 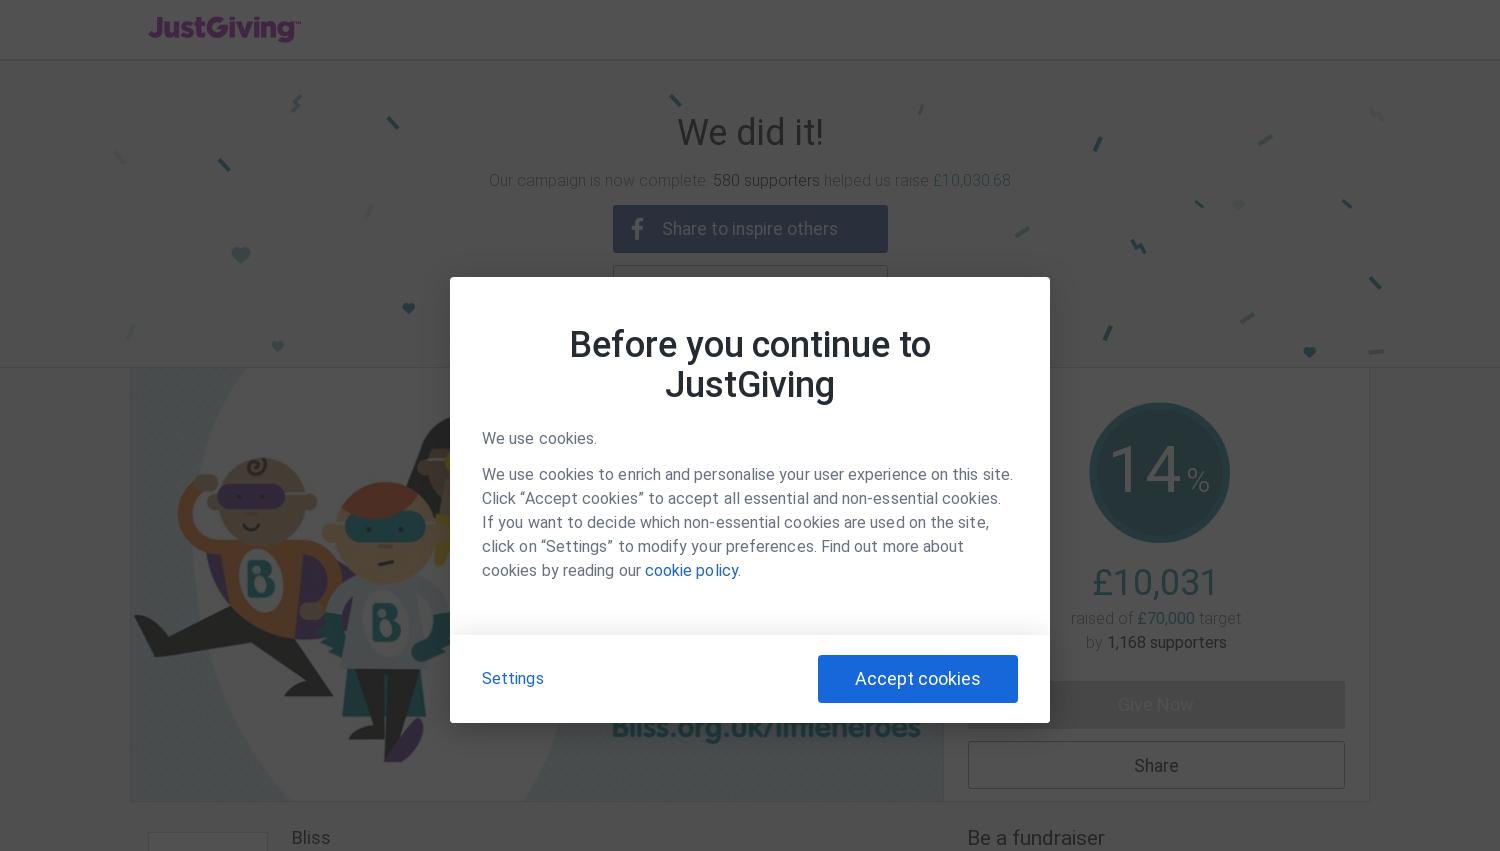 What do you see at coordinates (311, 837) in the screenshot?
I see `'Bliss'` at bounding box center [311, 837].